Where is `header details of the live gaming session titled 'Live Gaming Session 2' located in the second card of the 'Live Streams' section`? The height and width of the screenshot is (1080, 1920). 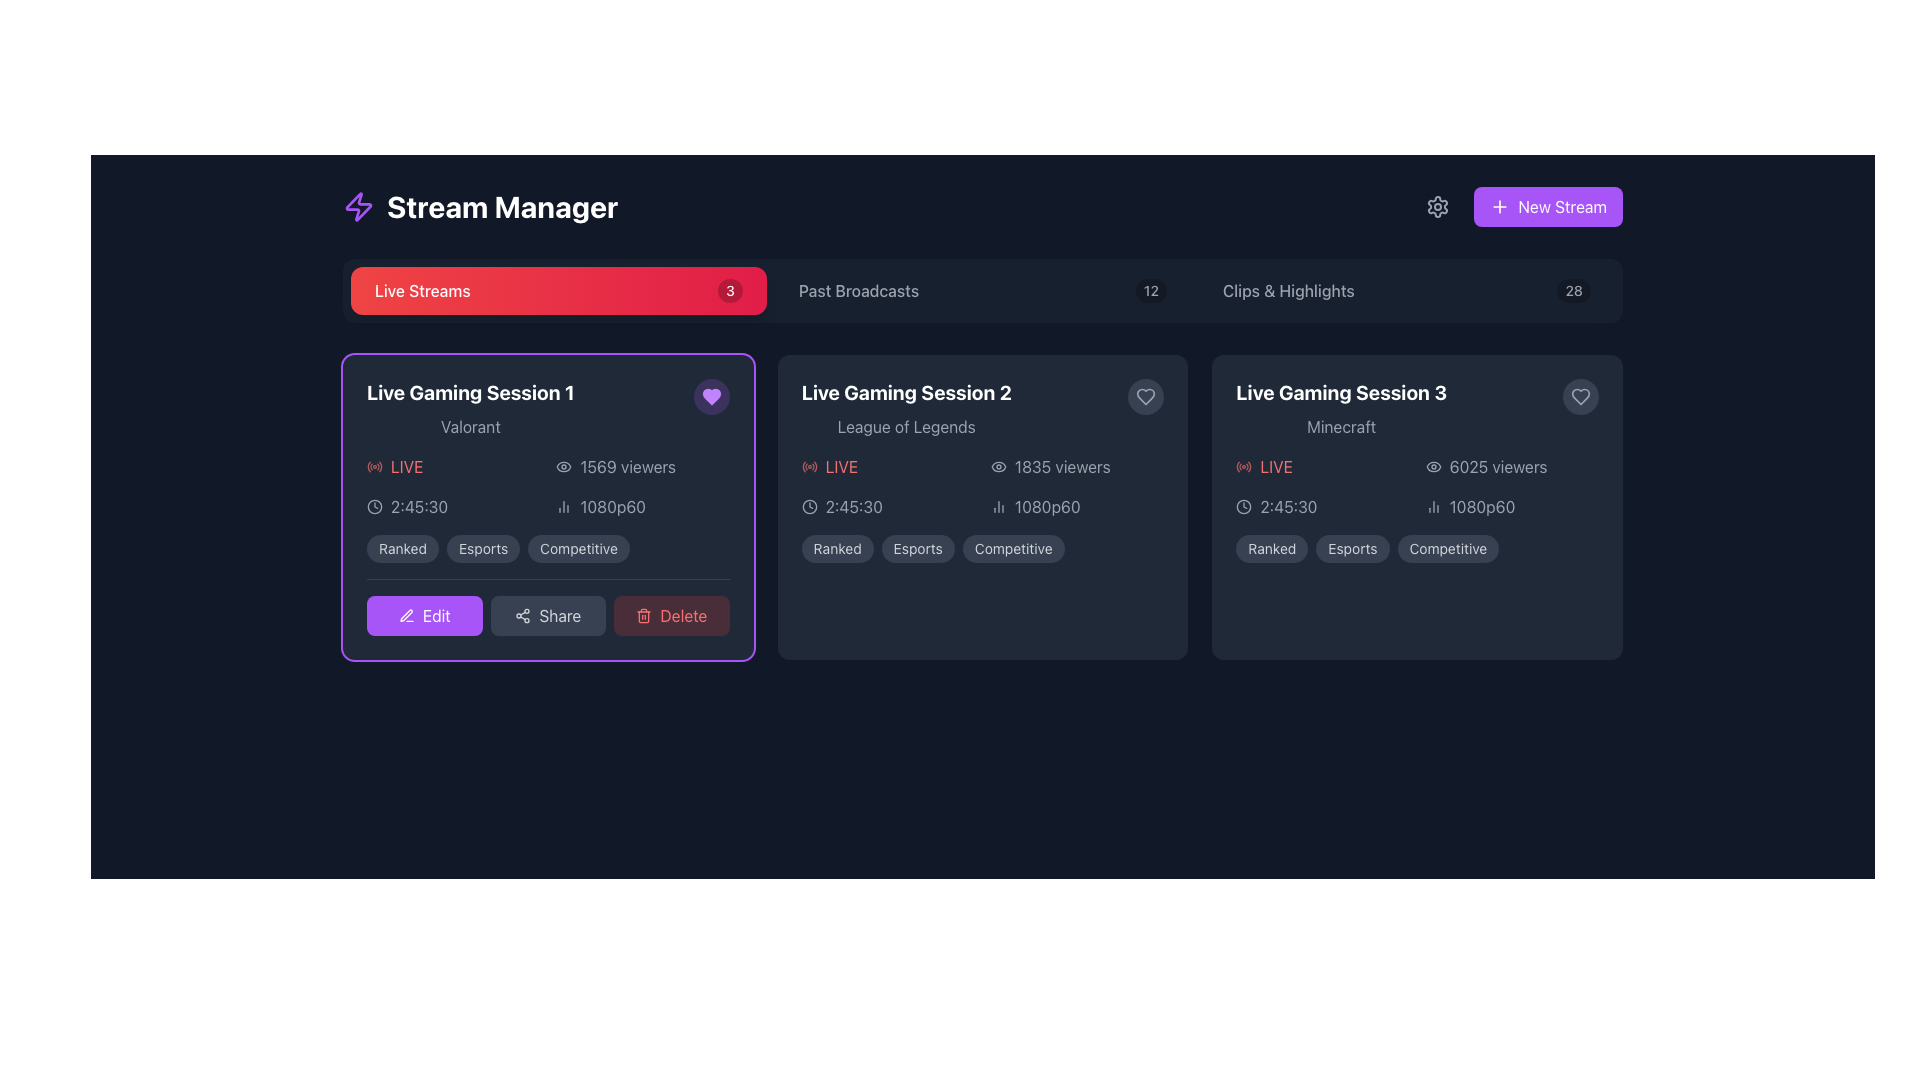
header details of the live gaming session titled 'Live Gaming Session 2' located in the second card of the 'Live Streams' section is located at coordinates (983, 407).